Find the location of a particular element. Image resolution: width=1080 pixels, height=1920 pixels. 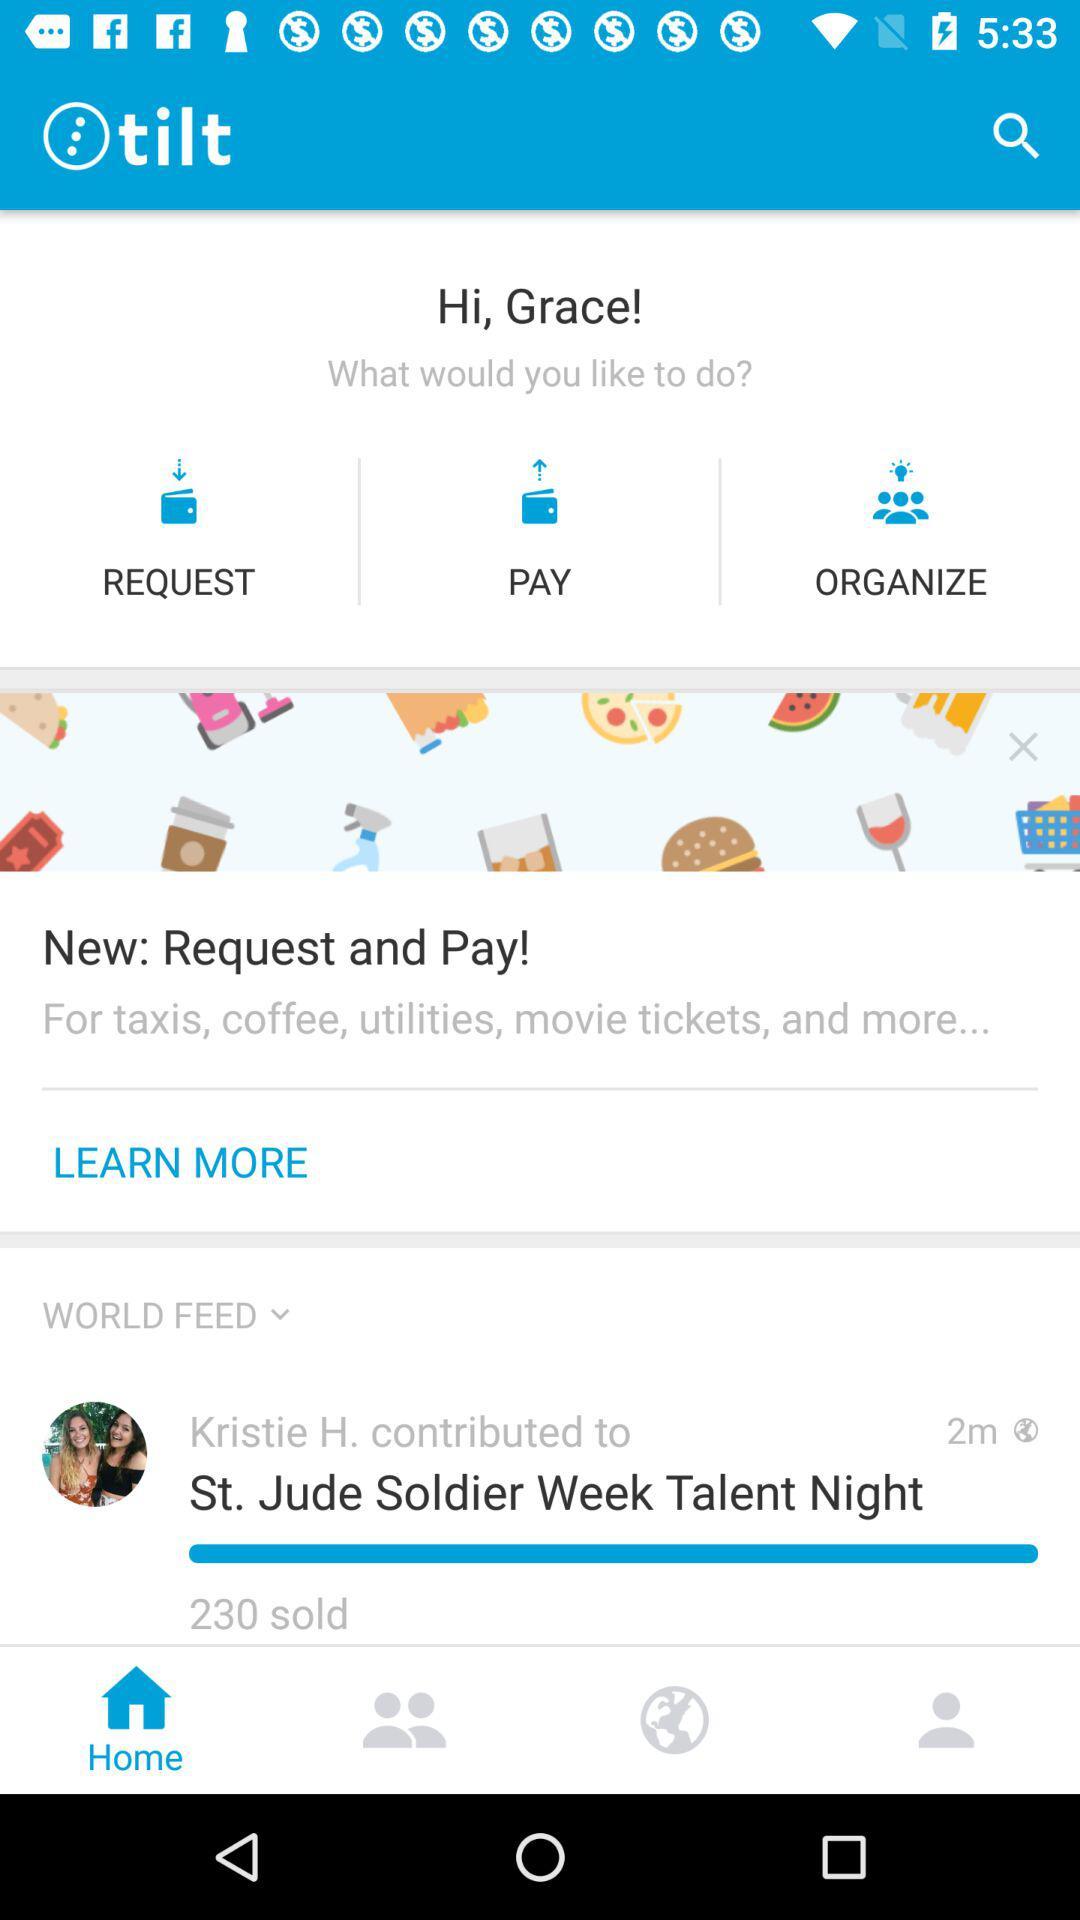

icon above the for taxis coffee item is located at coordinates (540, 944).